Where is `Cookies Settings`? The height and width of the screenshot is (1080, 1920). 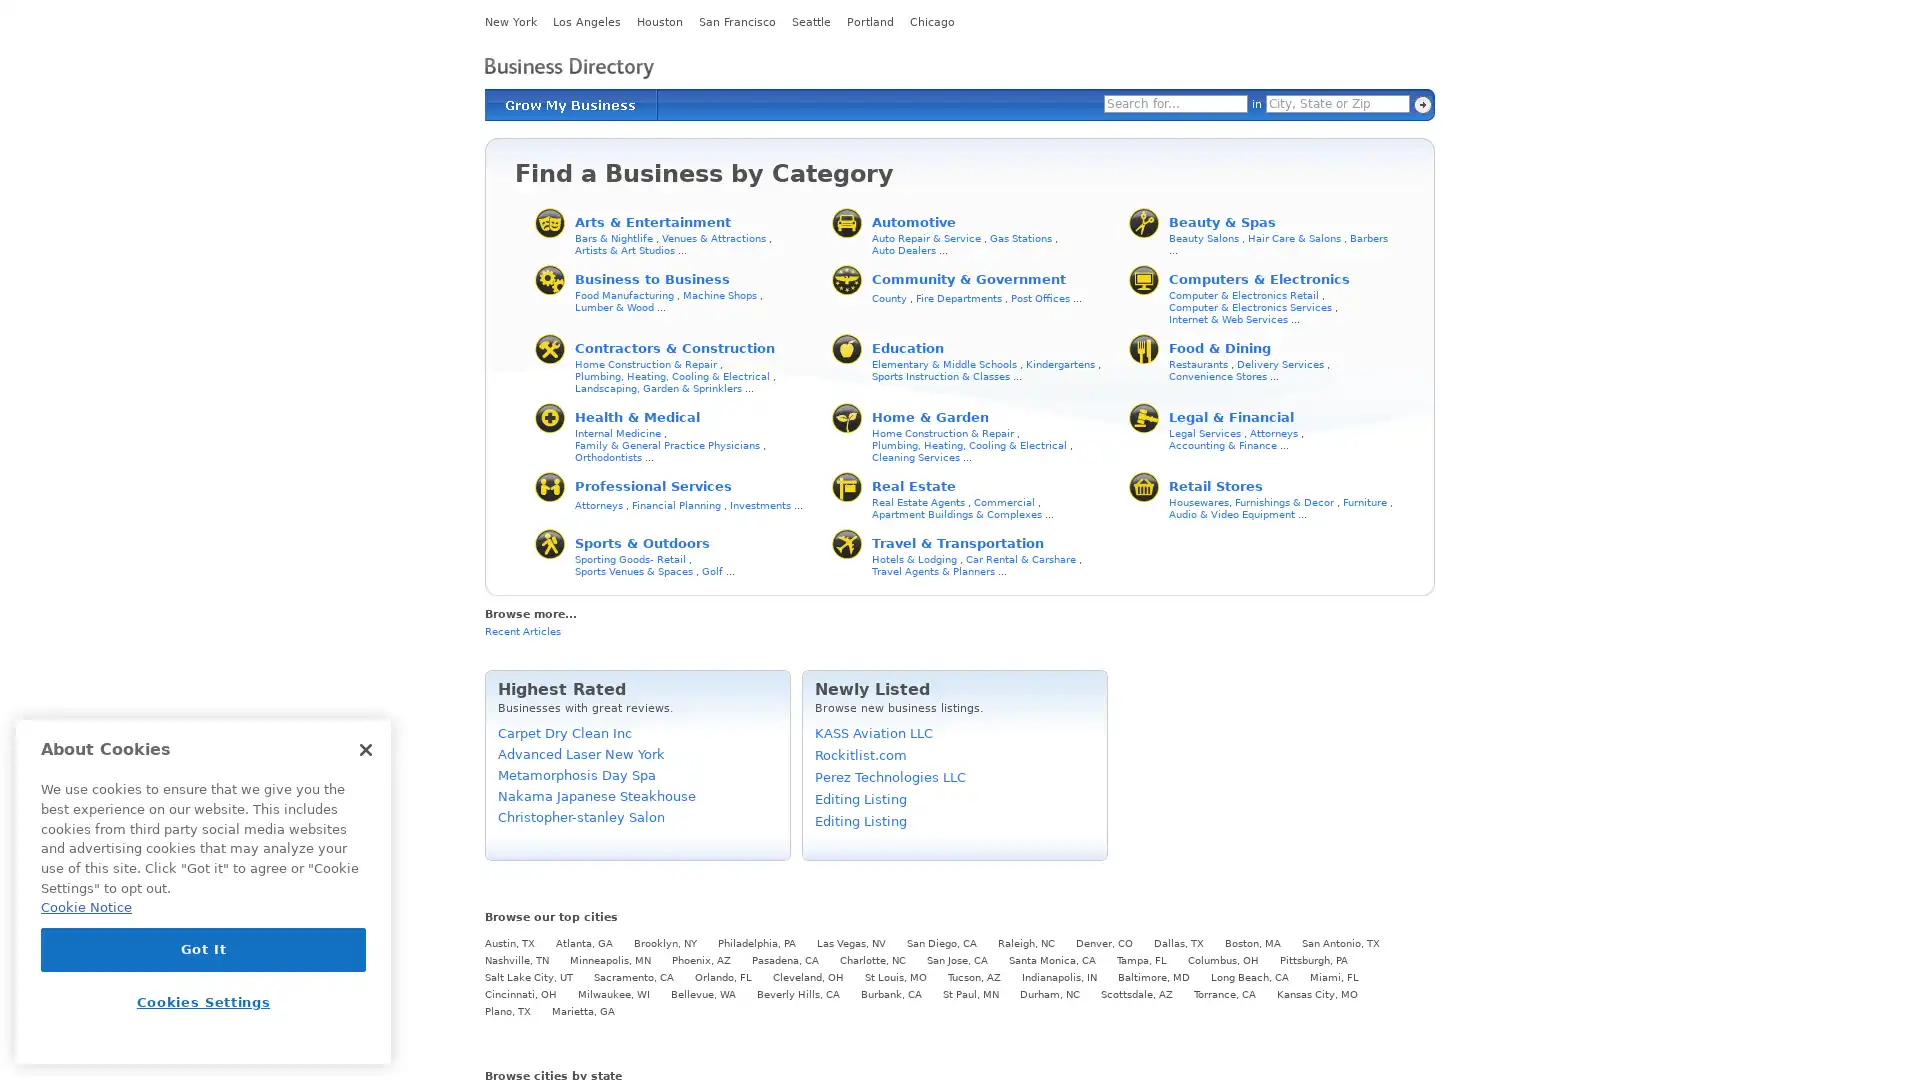 Cookies Settings is located at coordinates (203, 1002).